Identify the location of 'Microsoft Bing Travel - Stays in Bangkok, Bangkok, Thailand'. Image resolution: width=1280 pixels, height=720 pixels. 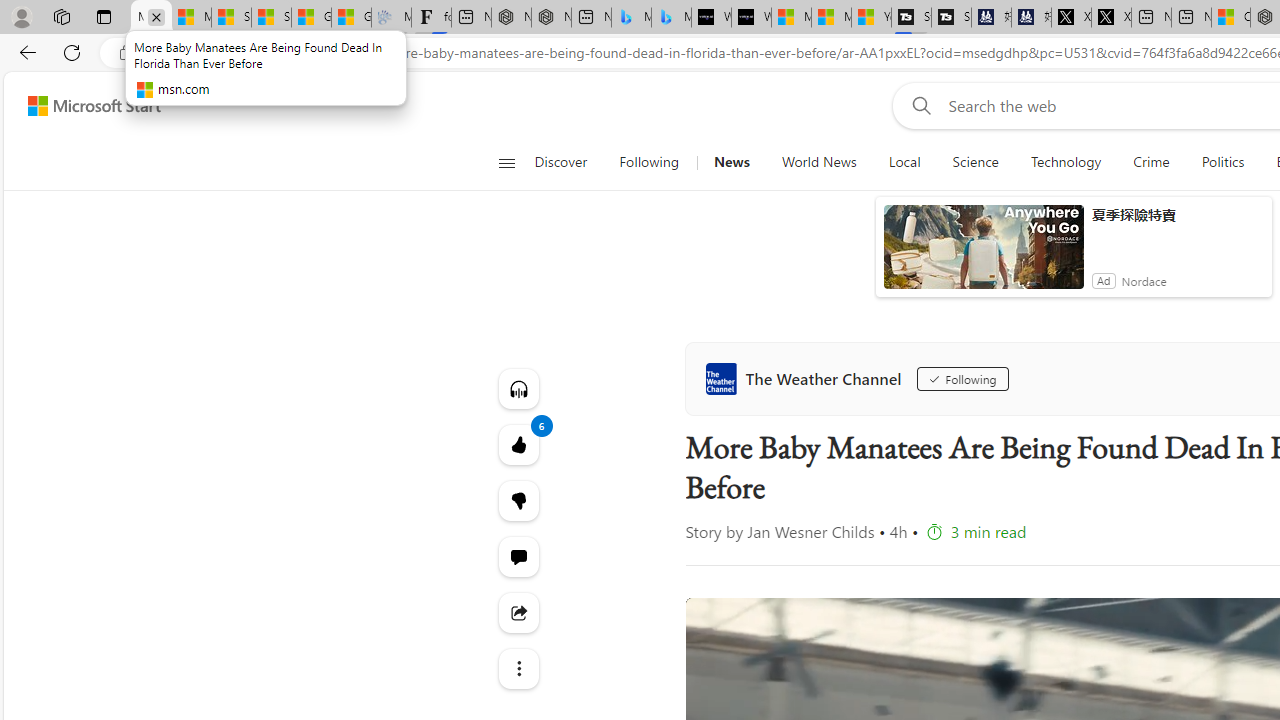
(630, 17).